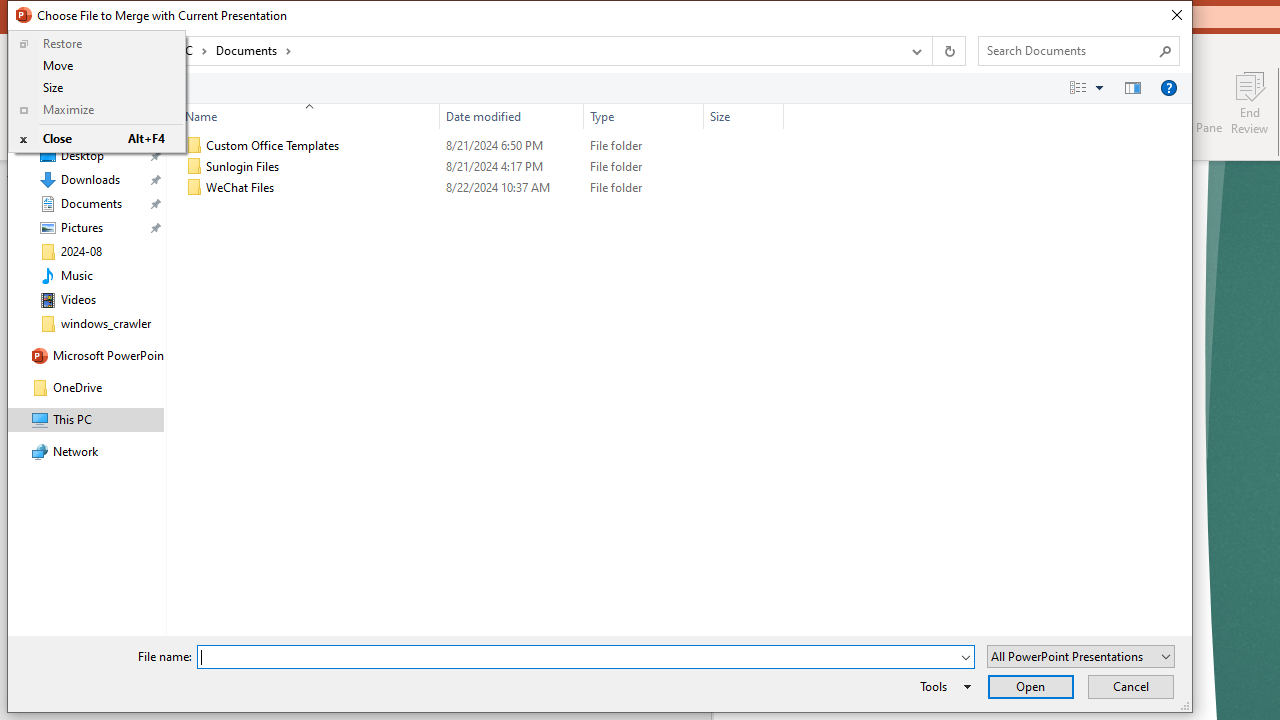 This screenshot has width=1280, height=720. What do you see at coordinates (79, 50) in the screenshot?
I see `'Recent locations'` at bounding box center [79, 50].